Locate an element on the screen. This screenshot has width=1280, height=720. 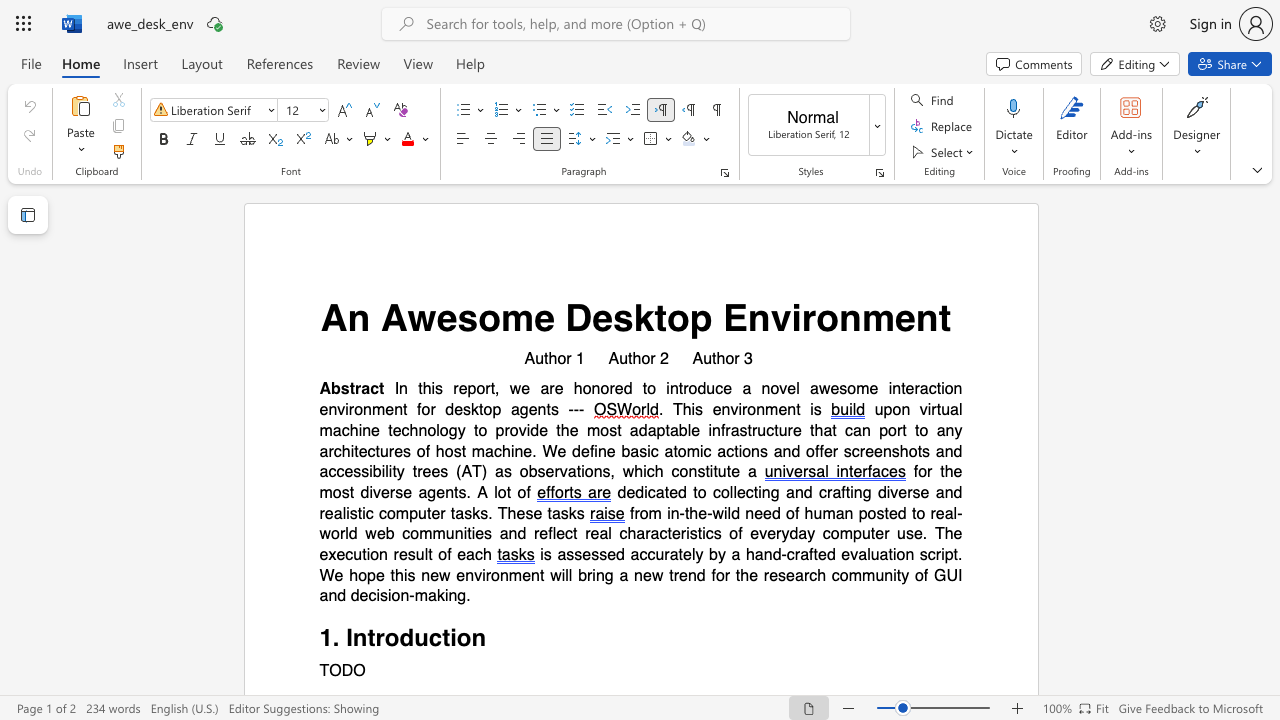
the 3th character "i" in the text is located at coordinates (941, 555).